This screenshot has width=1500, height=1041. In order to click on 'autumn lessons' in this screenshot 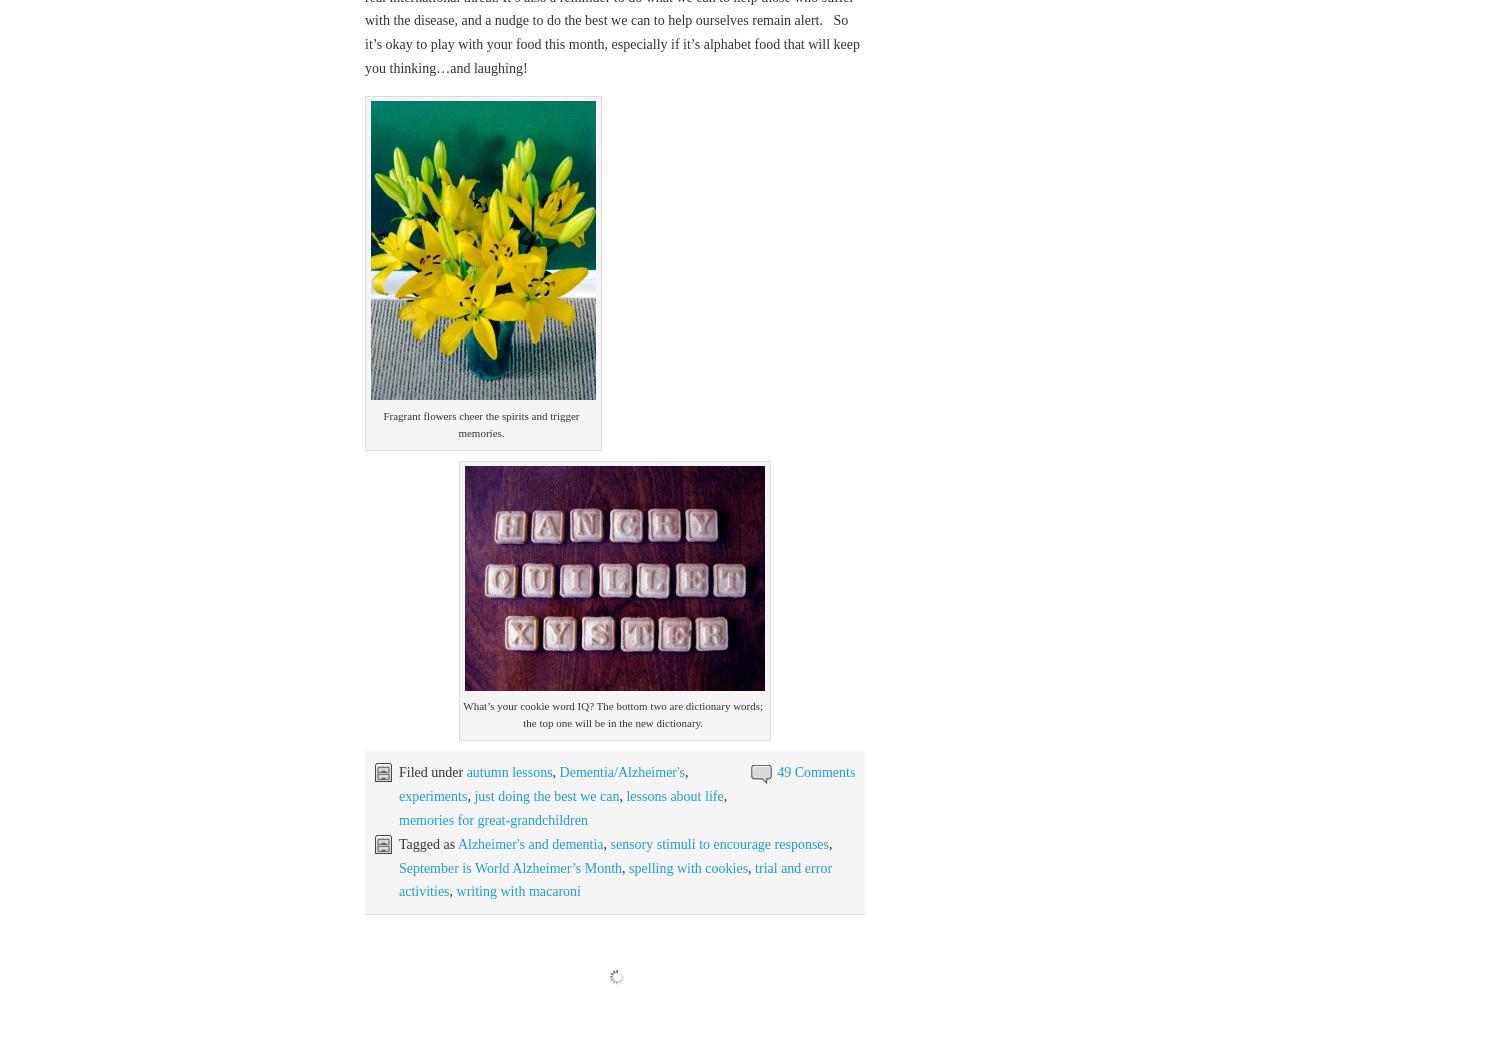, I will do `click(508, 772)`.